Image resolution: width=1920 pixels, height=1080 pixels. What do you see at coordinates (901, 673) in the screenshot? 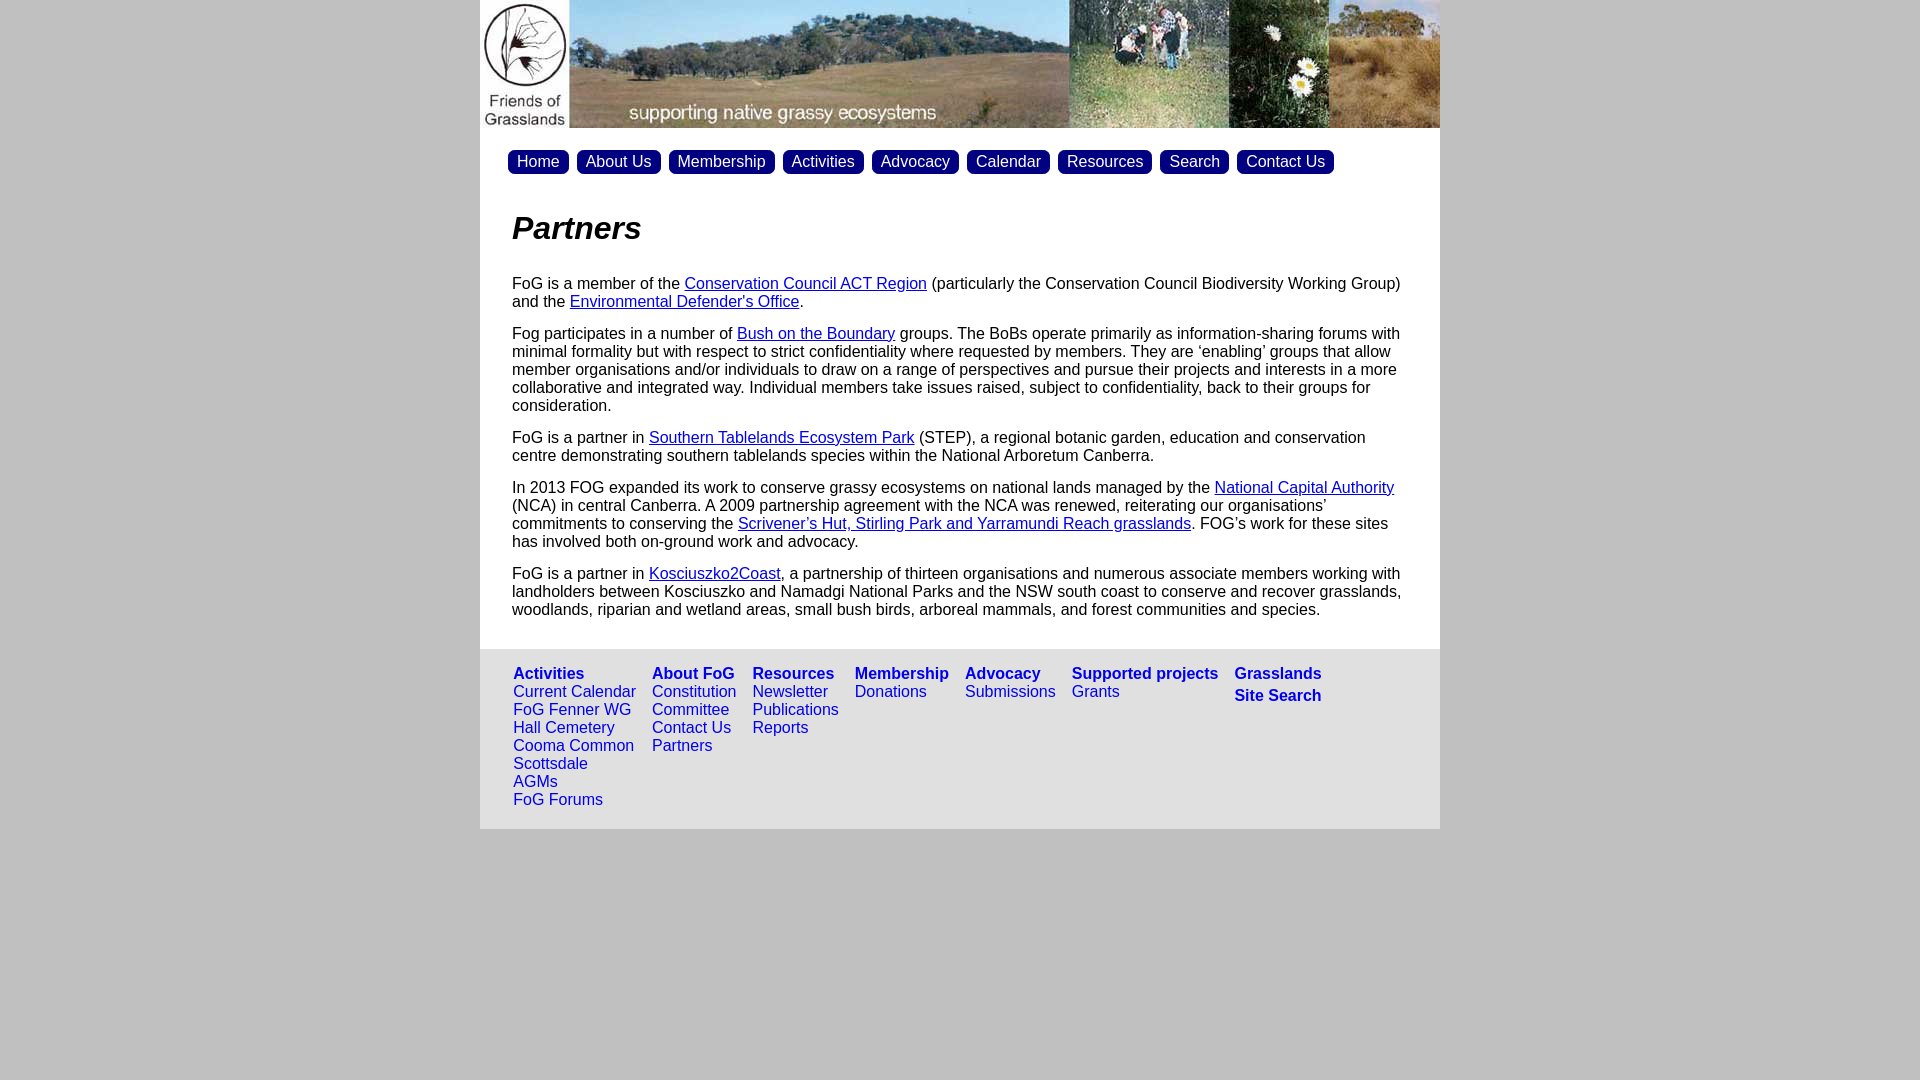
I see `'Membership'` at bounding box center [901, 673].